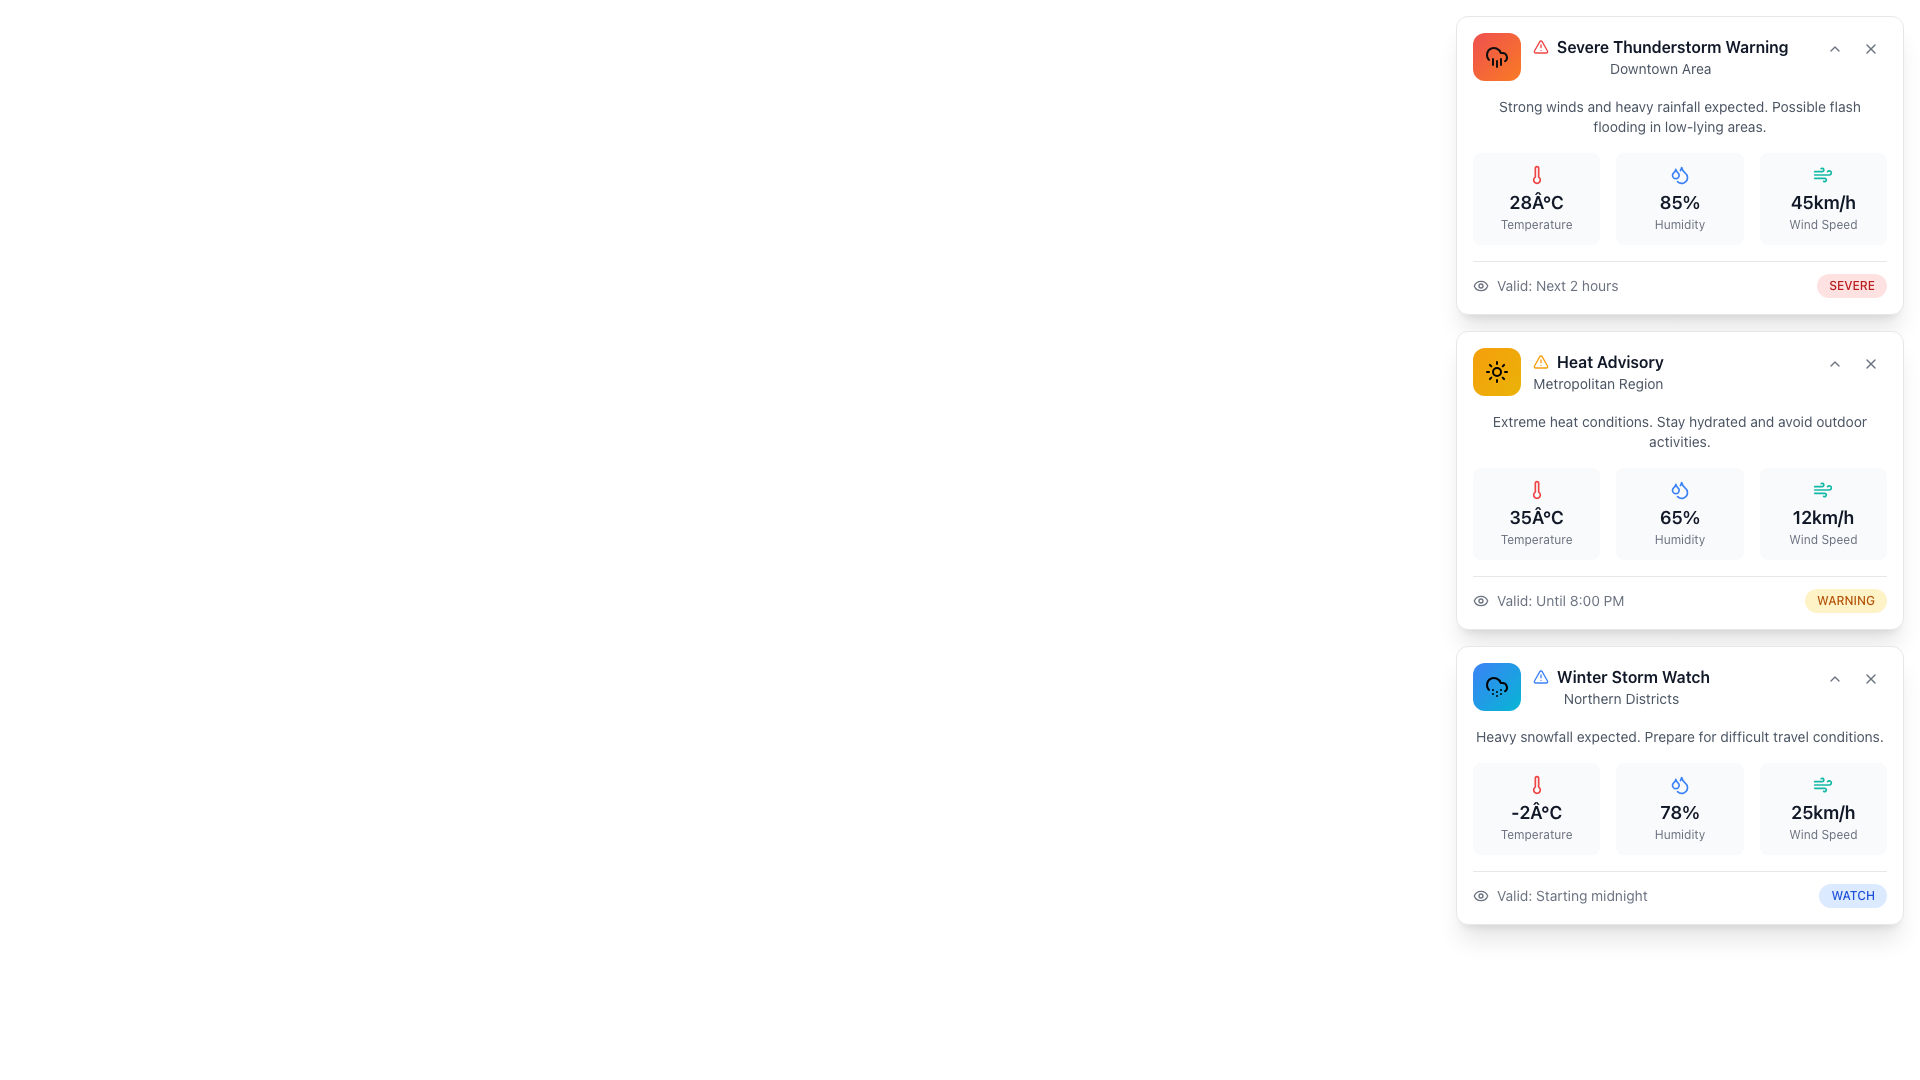  What do you see at coordinates (1556, 285) in the screenshot?
I see `the text label reading 'Valid: Next 2 hours', which is styled in gray and positioned in the bottom section of the 'Severe Thunderstorm Warning' card, located to the right of the eye icon` at bounding box center [1556, 285].